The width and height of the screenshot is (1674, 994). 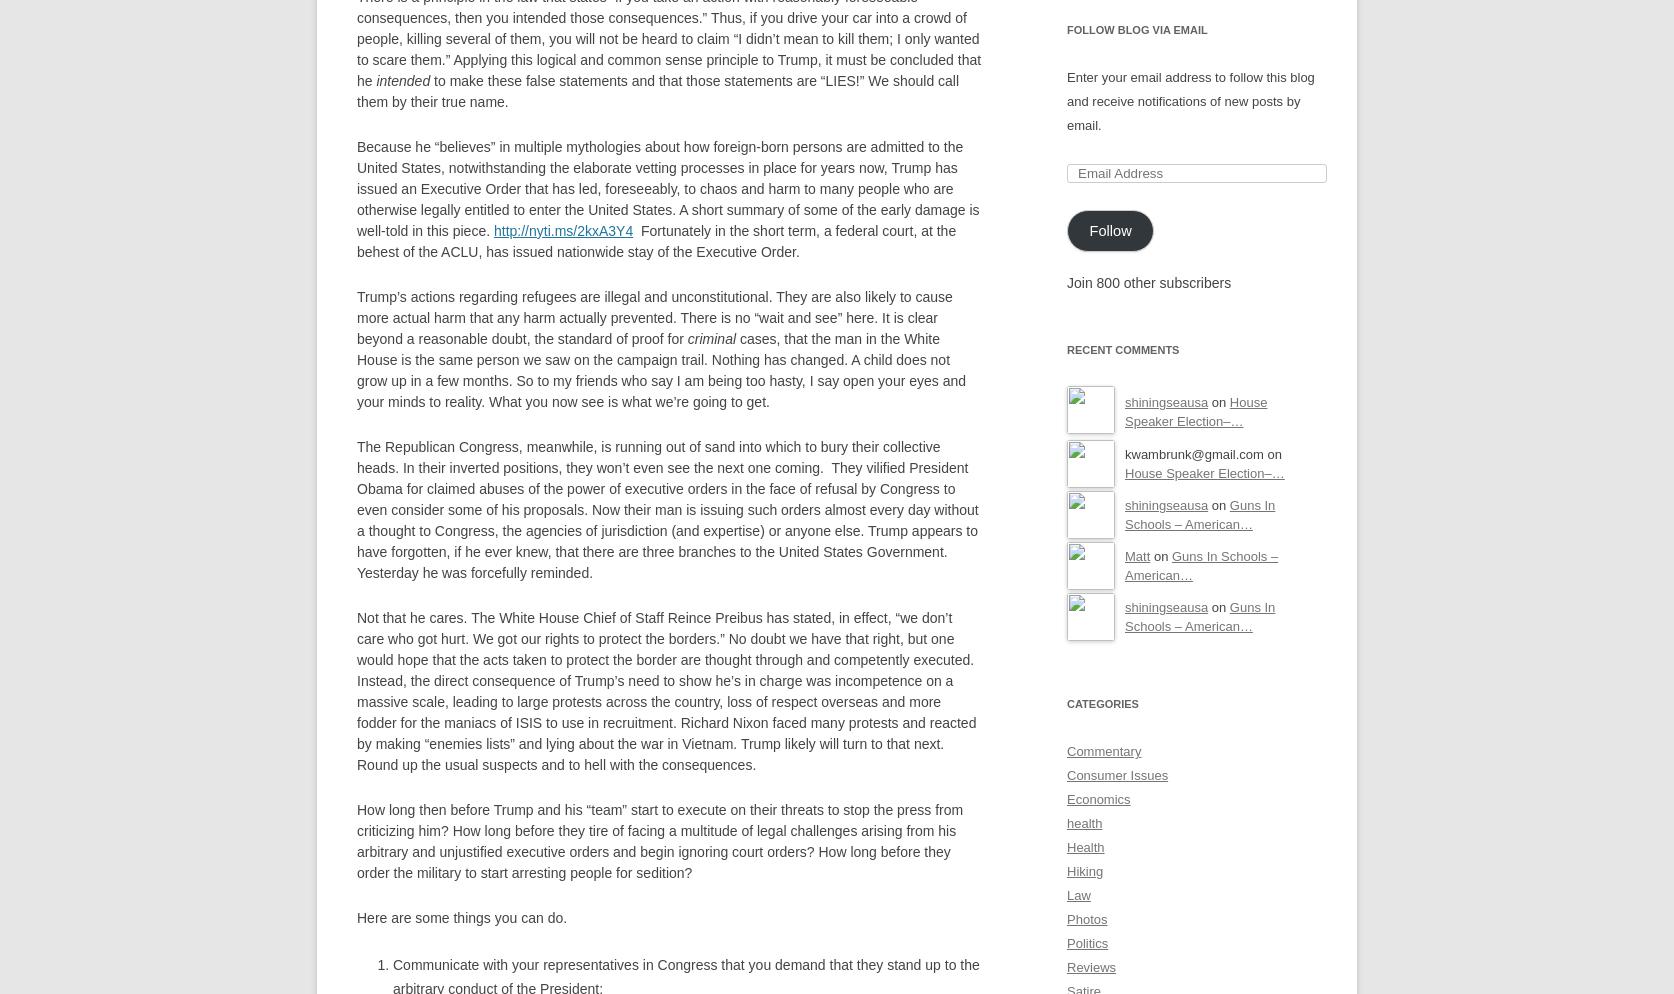 What do you see at coordinates (1190, 101) in the screenshot?
I see `'Enter your email address to follow this blog and receive notifications of new posts by email.'` at bounding box center [1190, 101].